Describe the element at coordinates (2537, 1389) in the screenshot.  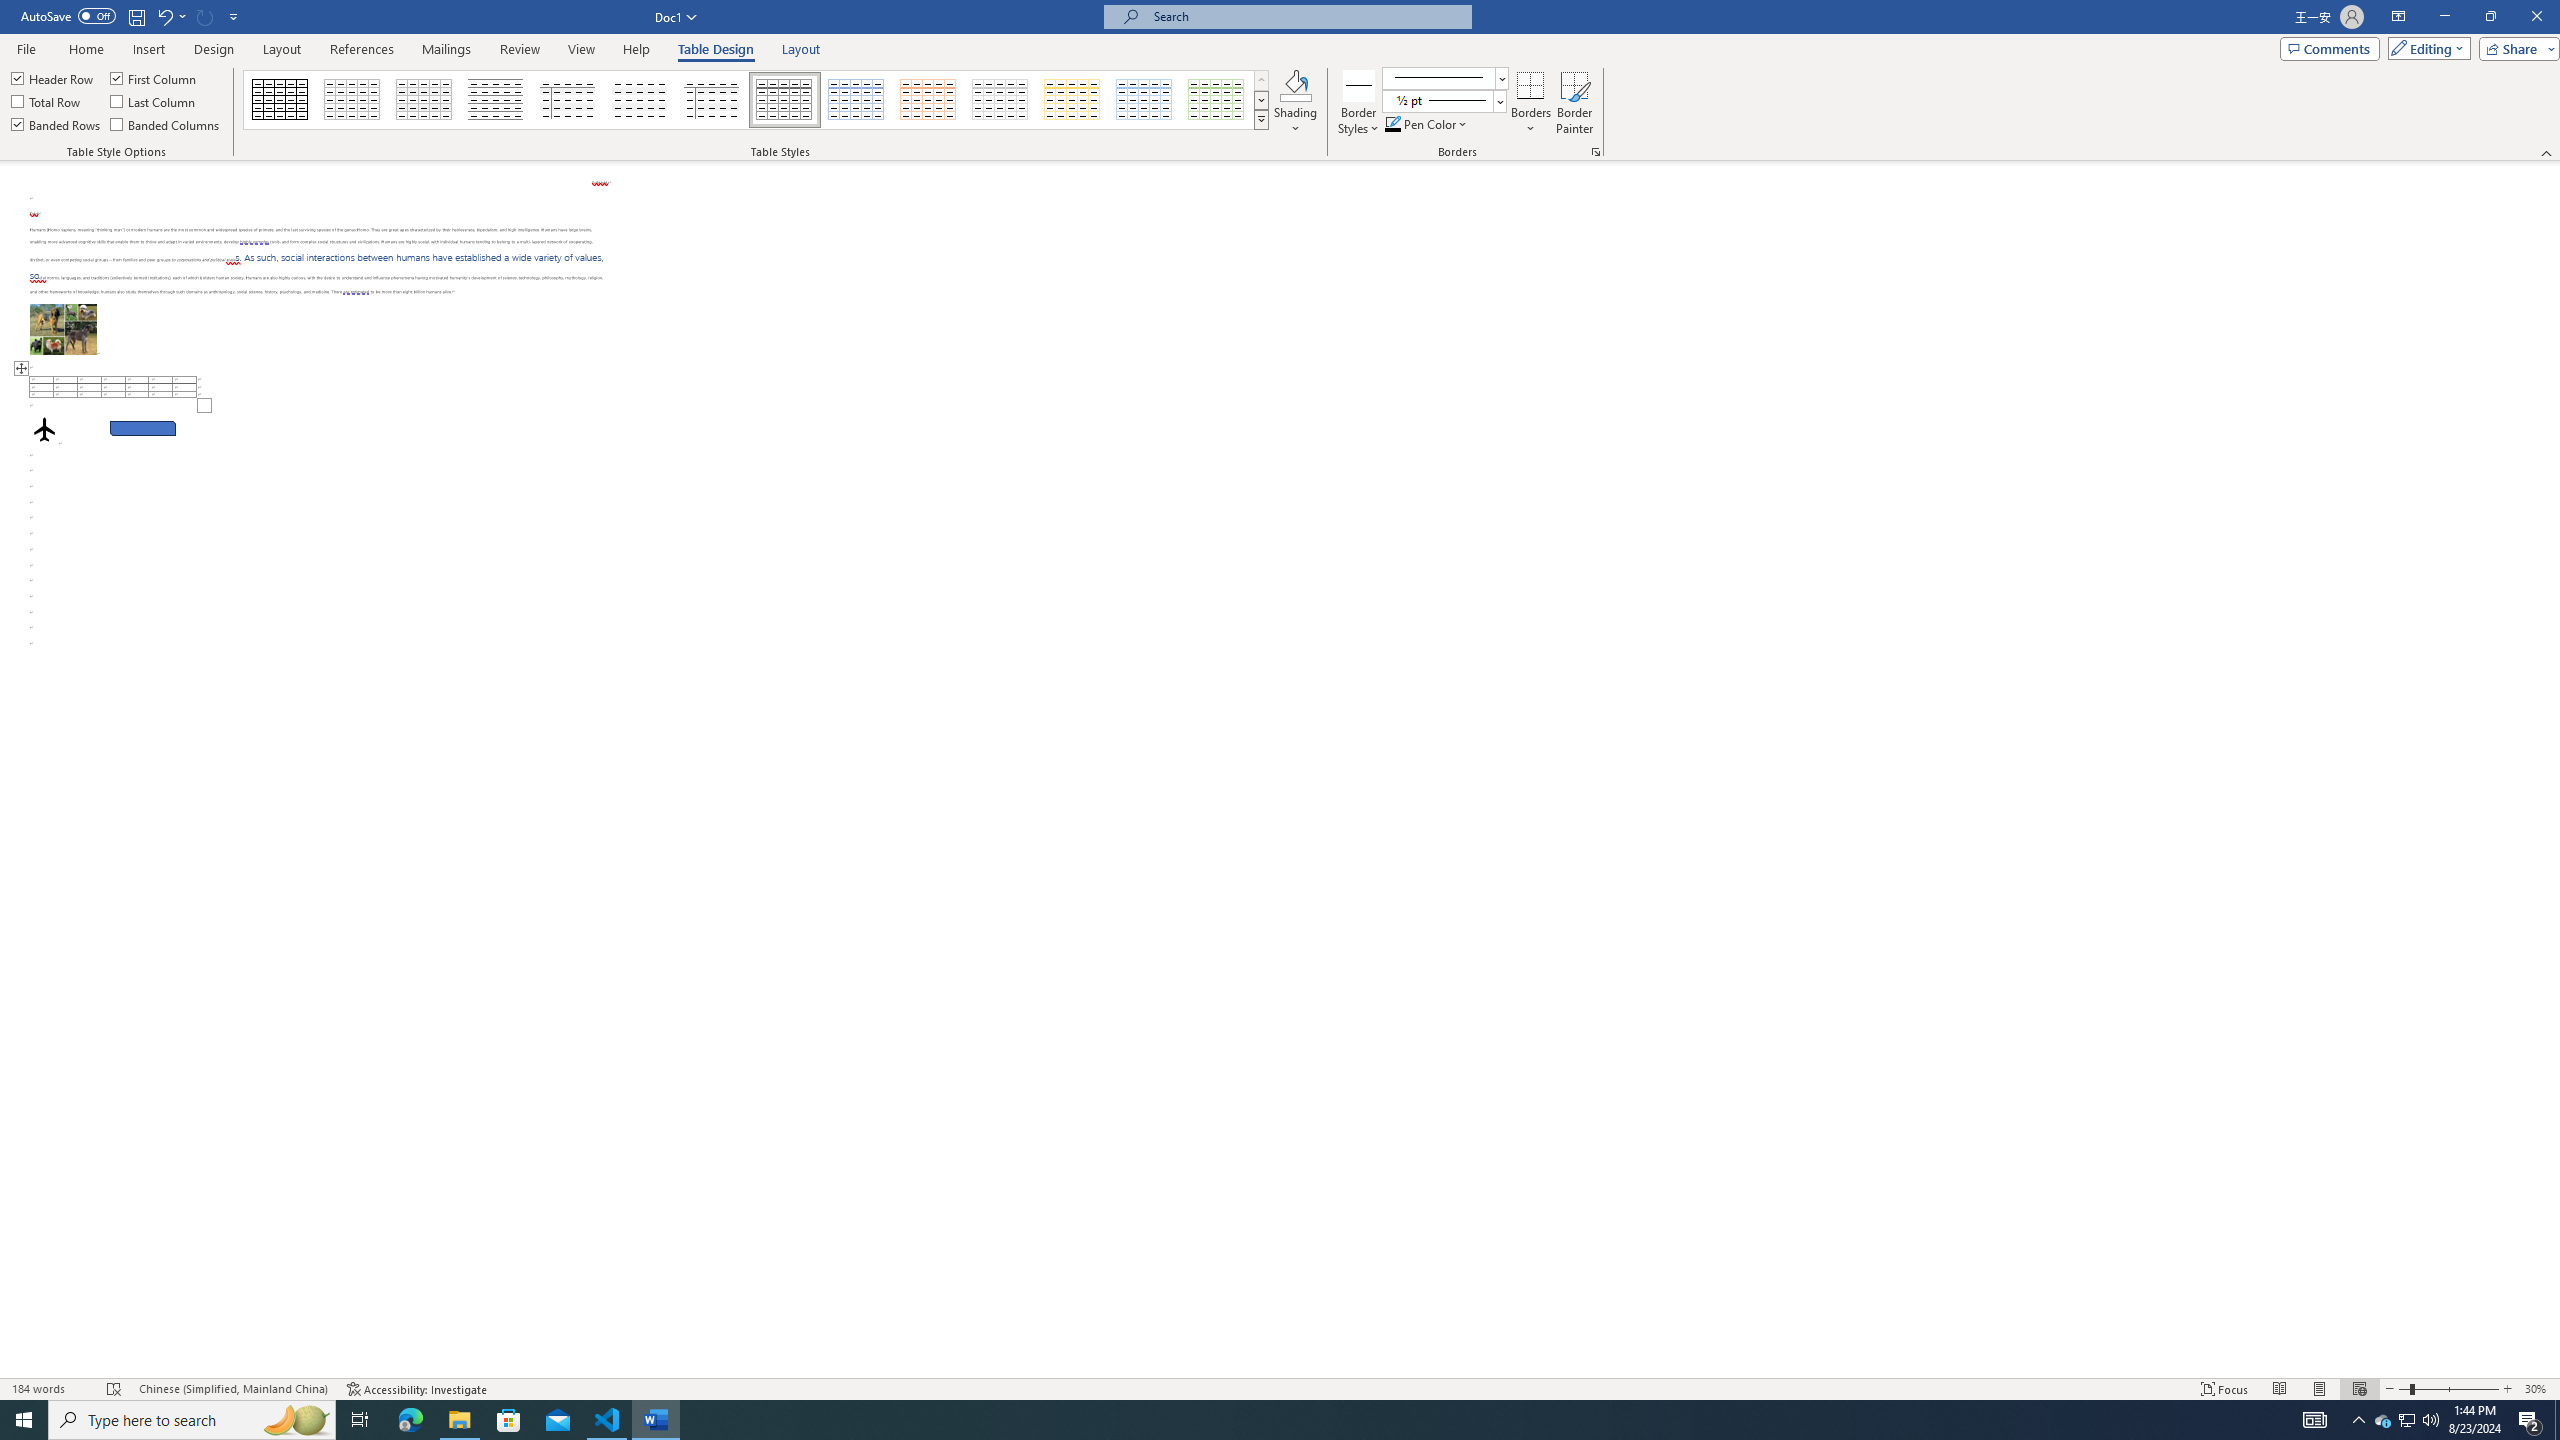
I see `'Zoom 30%'` at that location.